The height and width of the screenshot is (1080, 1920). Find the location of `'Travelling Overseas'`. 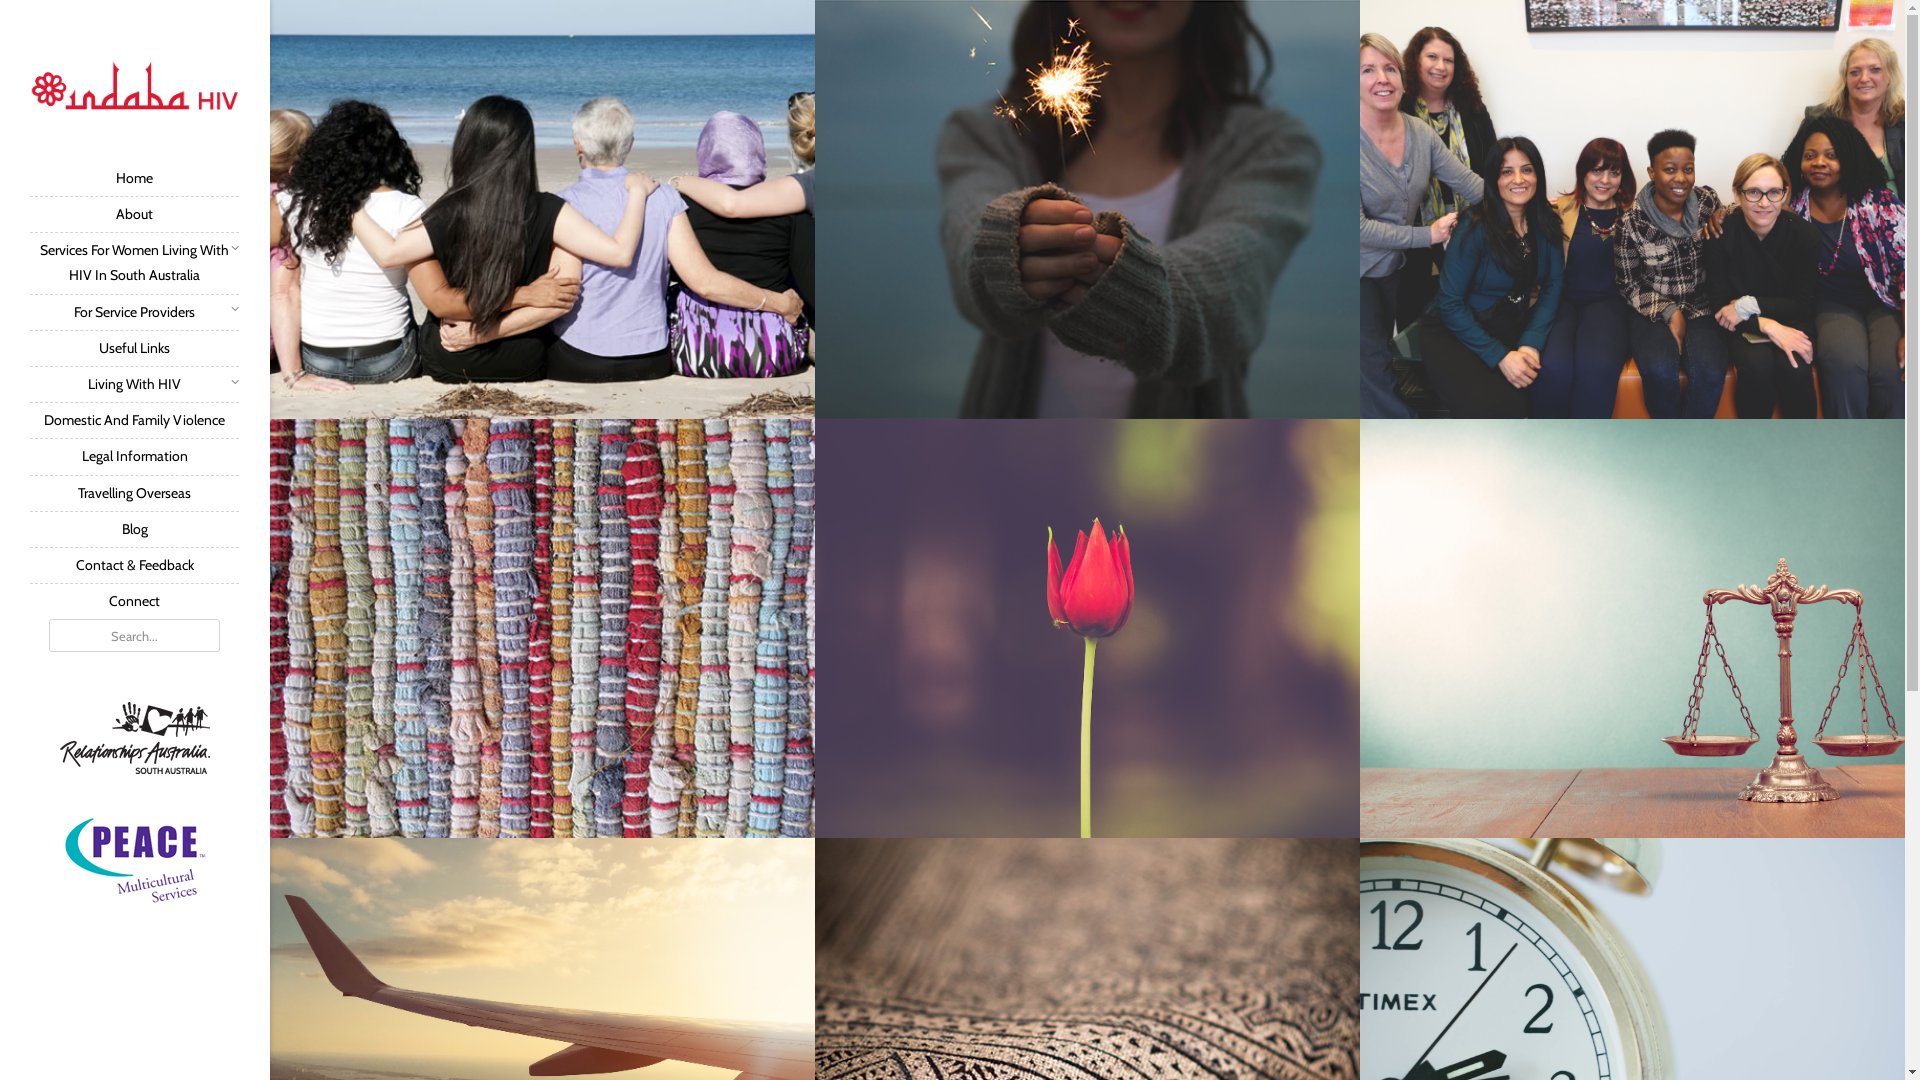

'Travelling Overseas' is located at coordinates (133, 493).